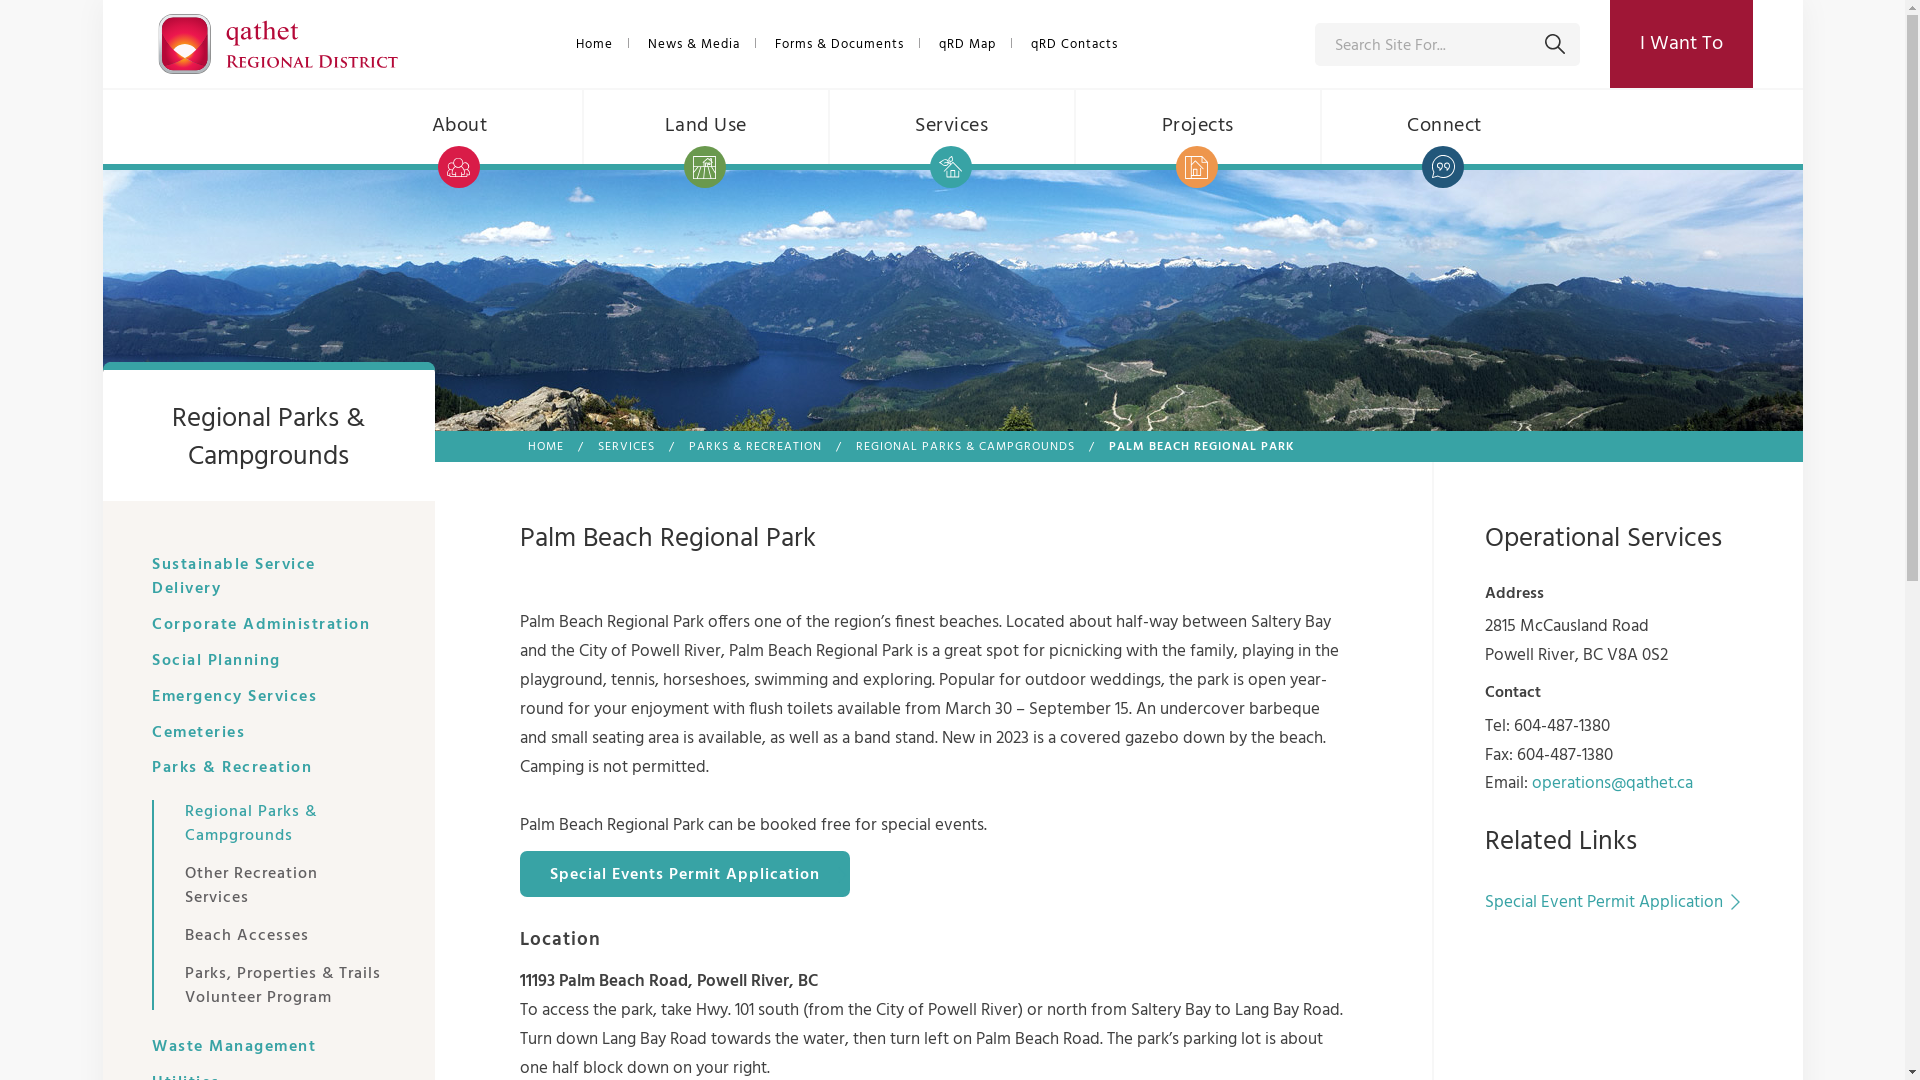  Describe the element at coordinates (284, 827) in the screenshot. I see `'Regional Parks & Campgrounds'` at that location.